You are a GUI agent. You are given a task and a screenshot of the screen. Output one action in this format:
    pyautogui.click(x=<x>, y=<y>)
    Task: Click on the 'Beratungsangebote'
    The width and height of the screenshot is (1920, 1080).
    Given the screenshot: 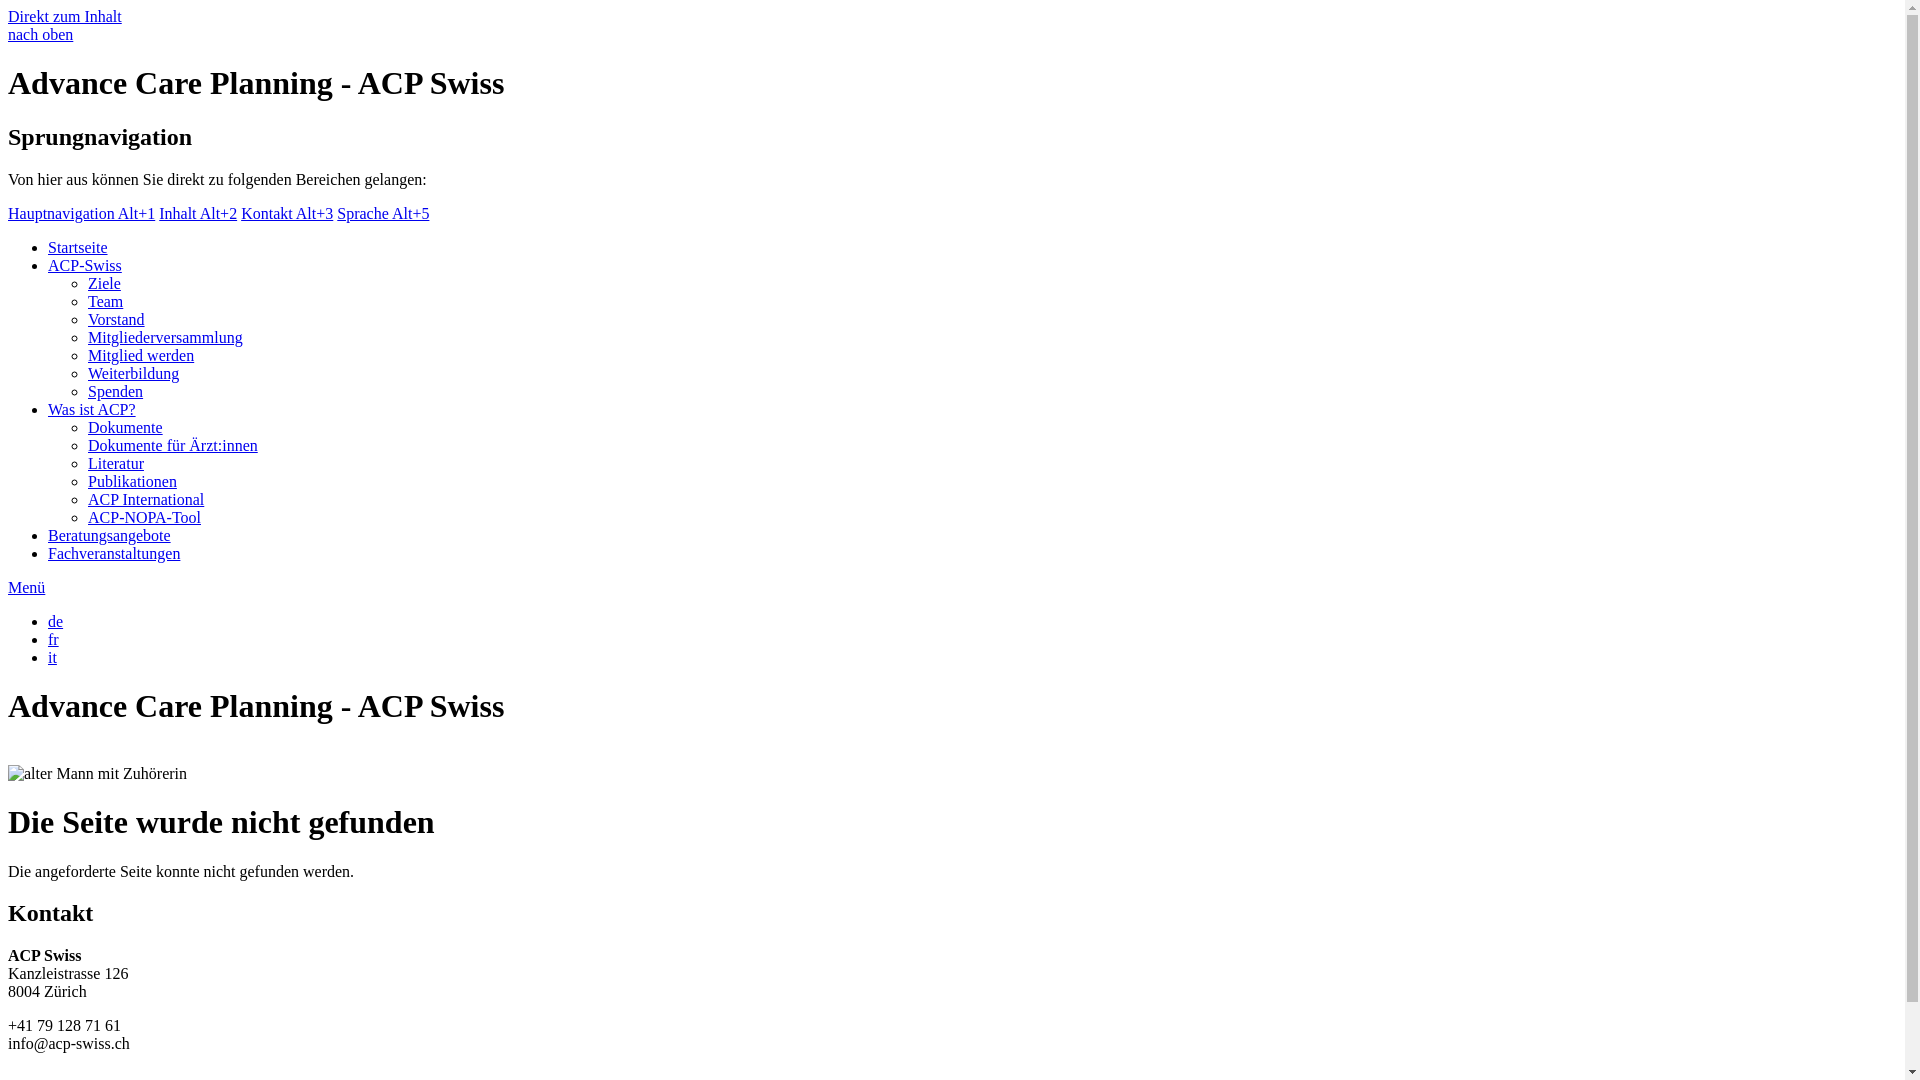 What is the action you would take?
    pyautogui.click(x=108, y=534)
    